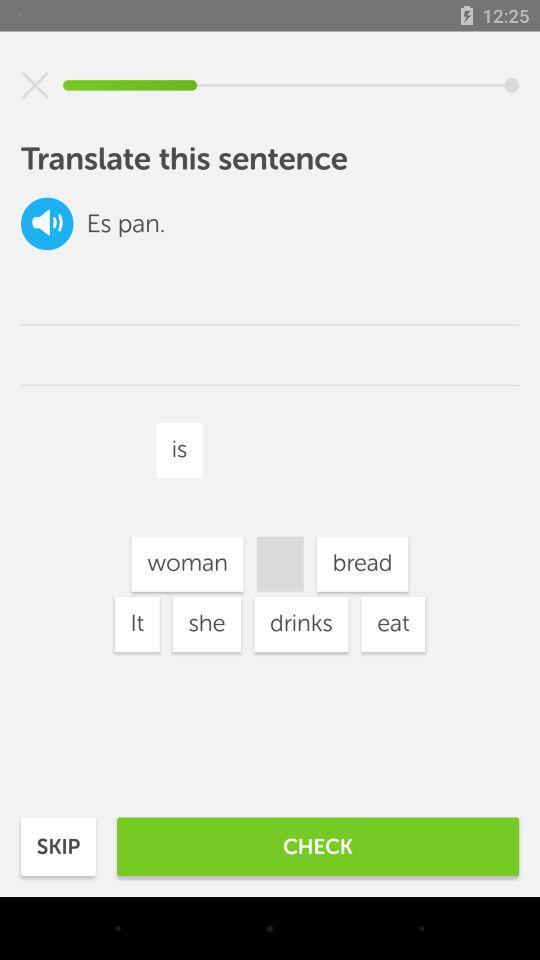 The width and height of the screenshot is (540, 960). What do you see at coordinates (187, 564) in the screenshot?
I see `the item next to drinks` at bounding box center [187, 564].